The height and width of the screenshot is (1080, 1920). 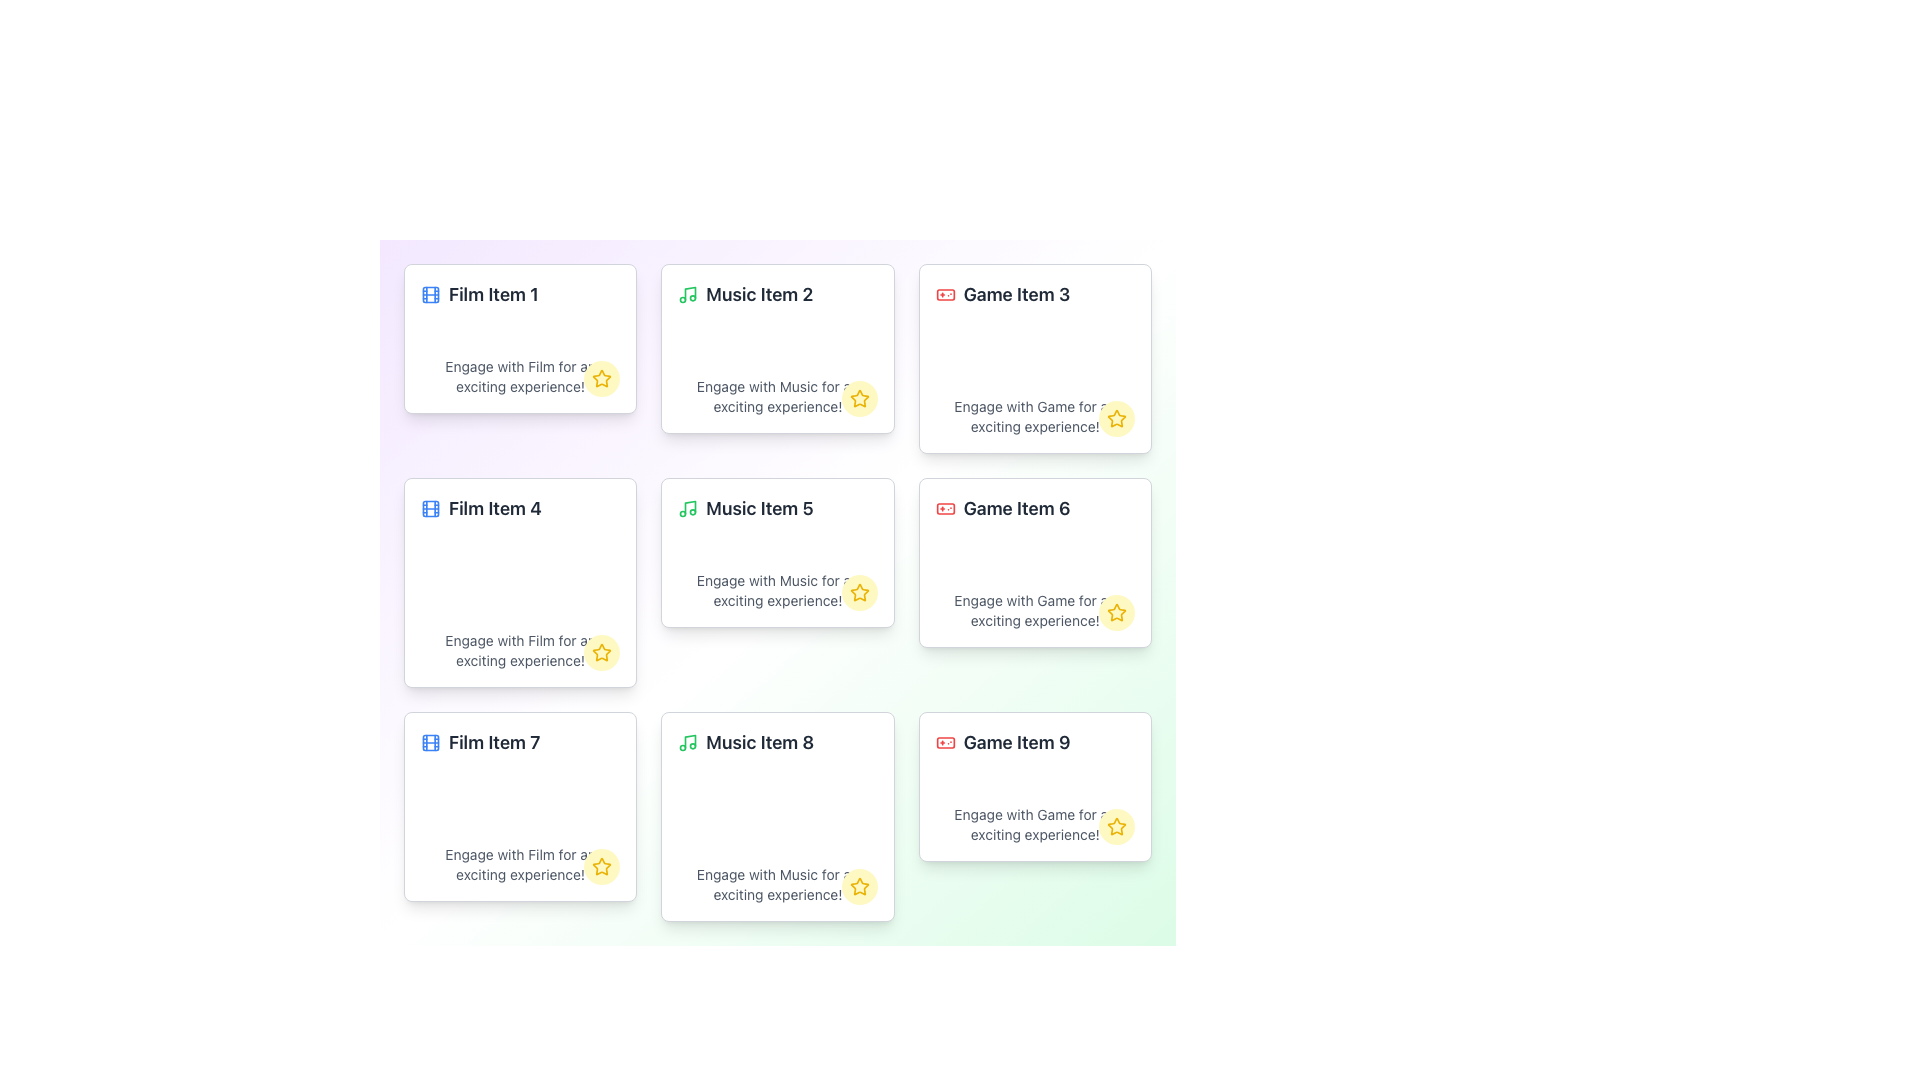 I want to click on text content of the title for the first card located at the top-left corner of the grid layout, immediately following the blue film strip icon, so click(x=493, y=294).